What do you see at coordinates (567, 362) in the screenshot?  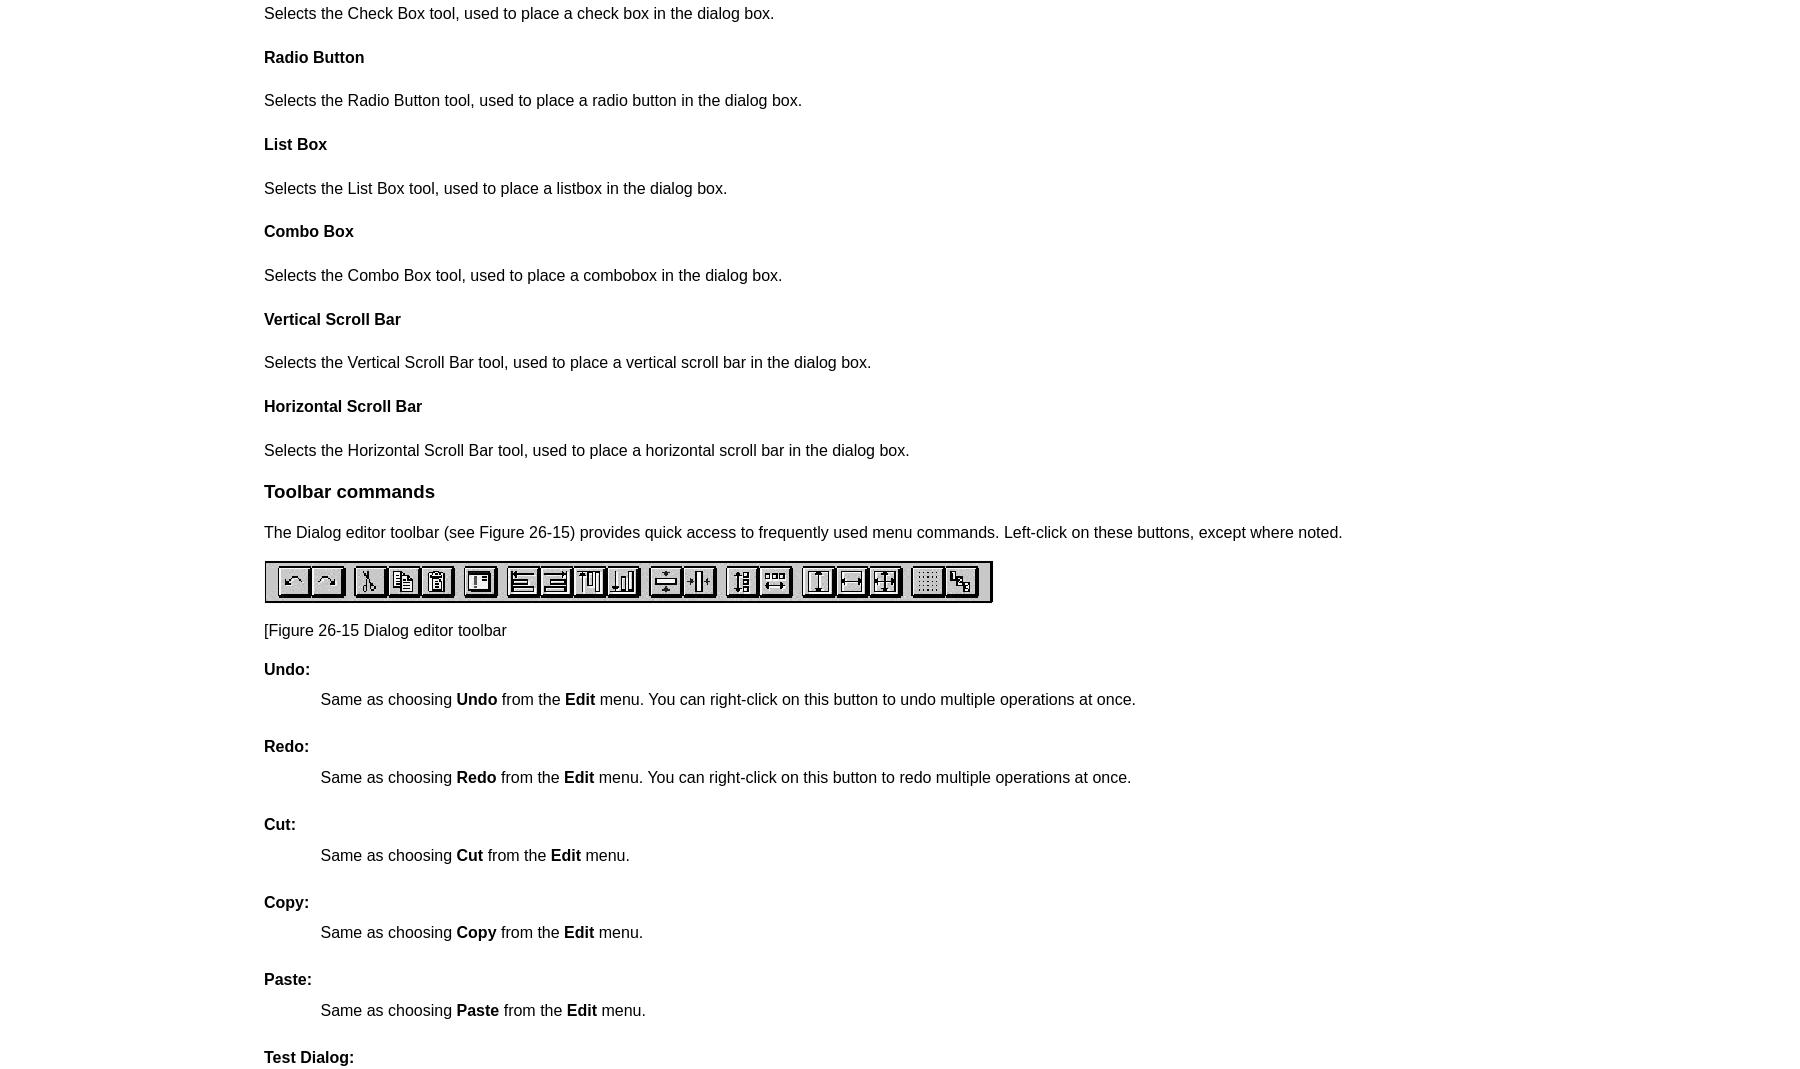 I see `'Selects the Vertical Scroll Bar tool, used to place a vertical scroll bar 
in the dialog box.'` at bounding box center [567, 362].